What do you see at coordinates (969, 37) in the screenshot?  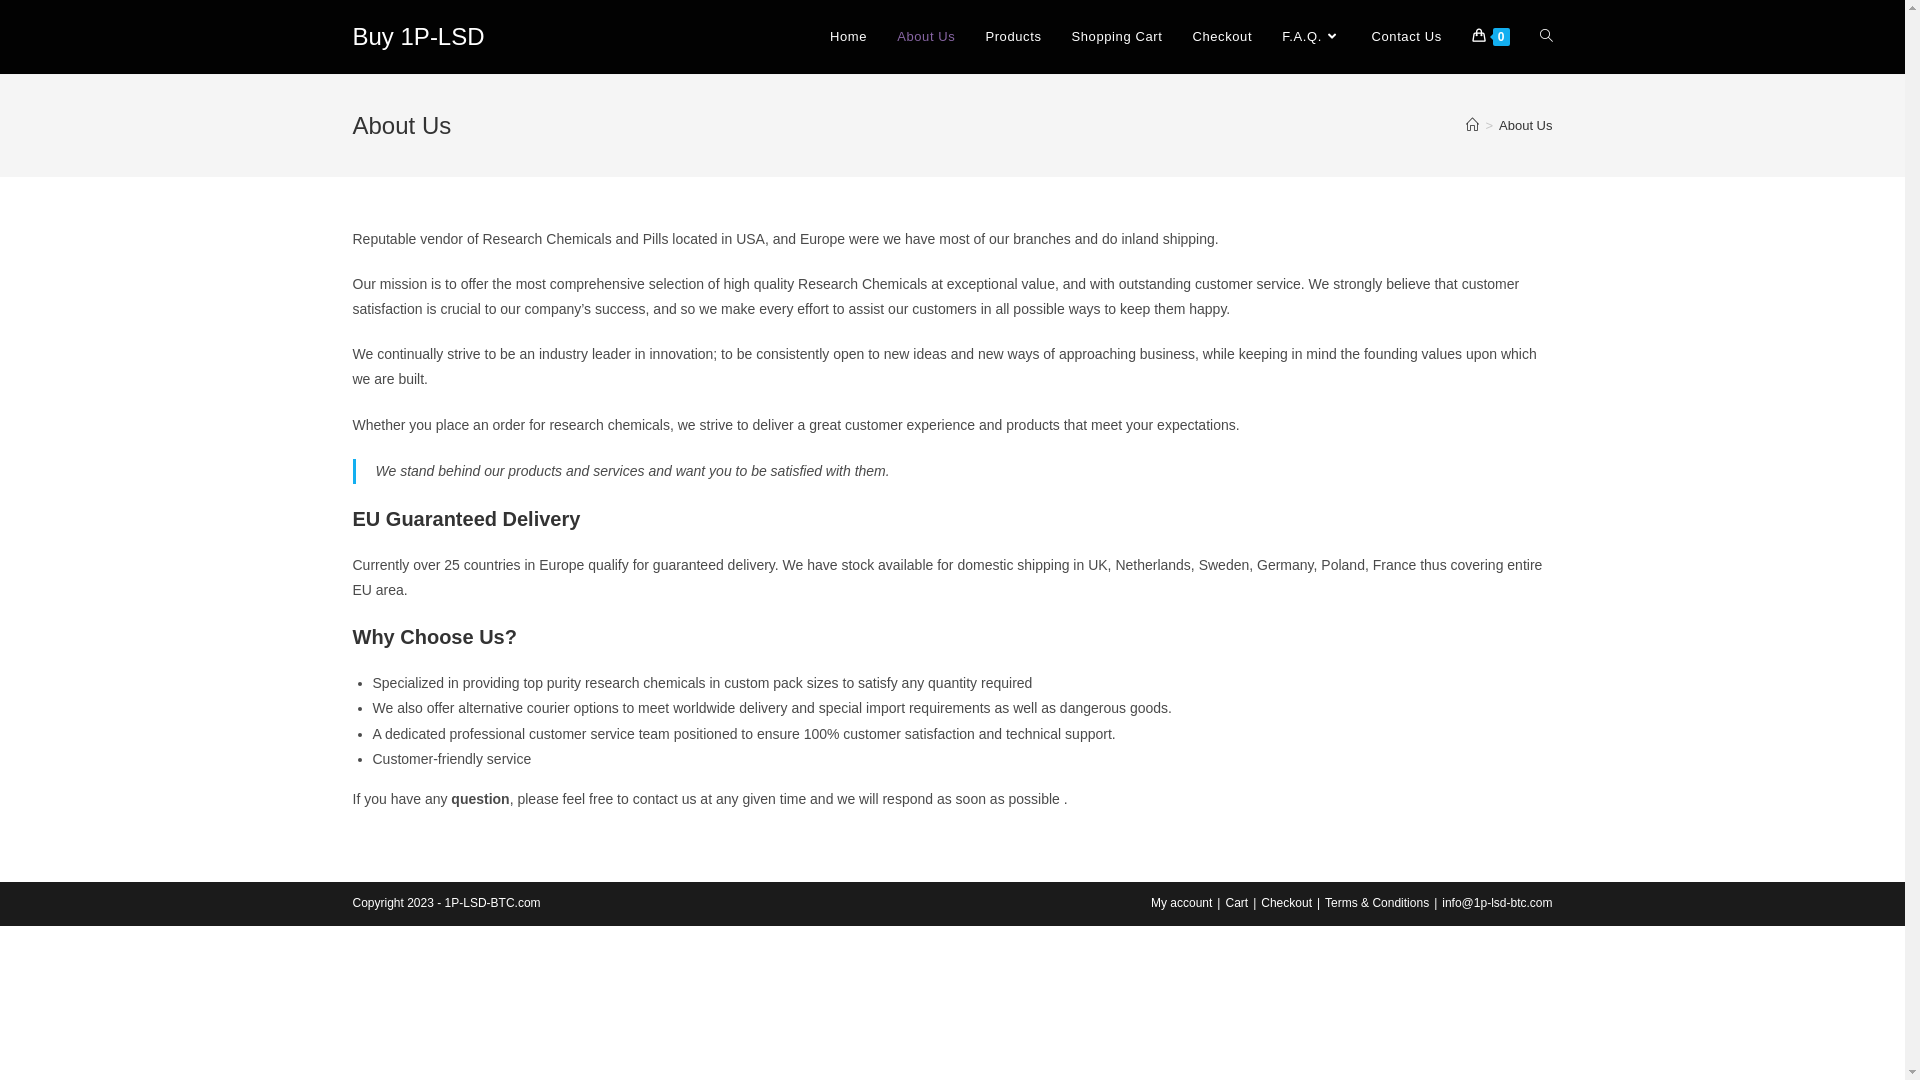 I see `'Products'` at bounding box center [969, 37].